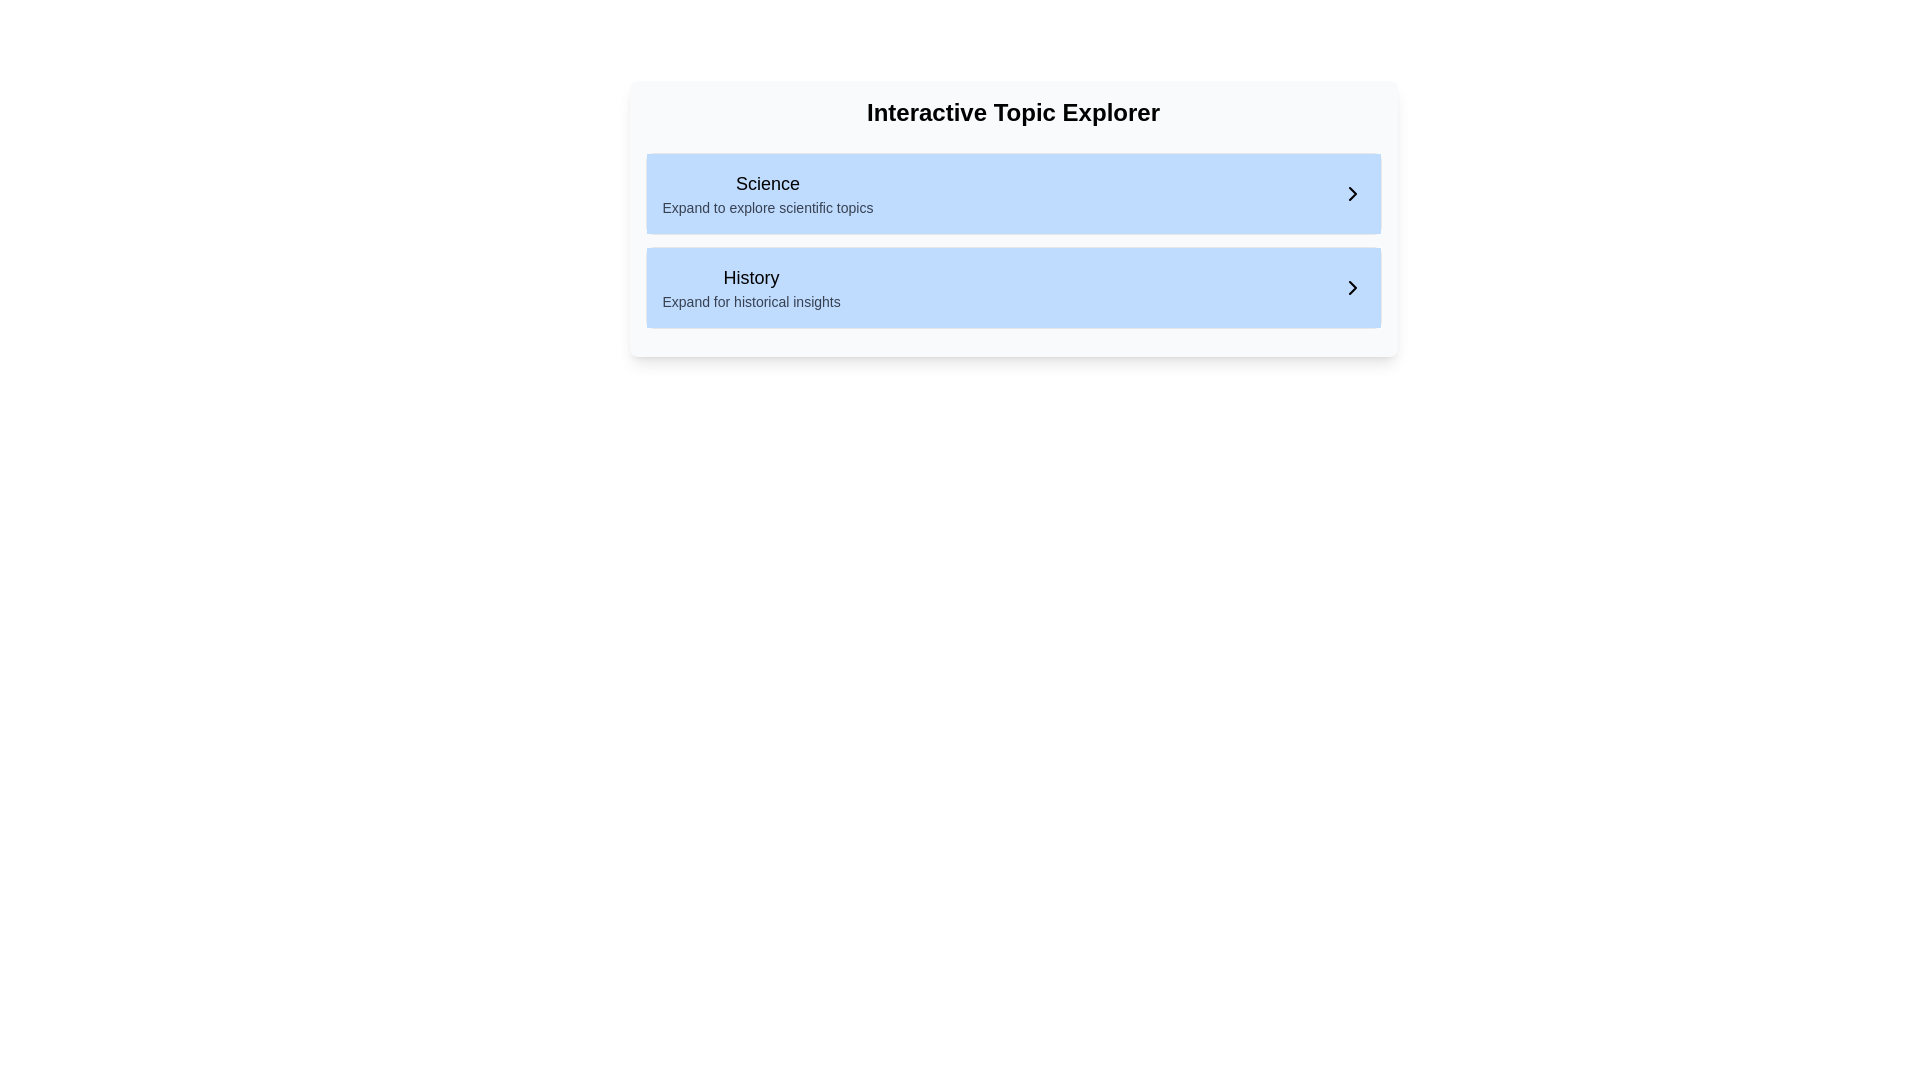 Image resolution: width=1920 pixels, height=1080 pixels. Describe the element at coordinates (767, 193) in the screenshot. I see `the 'Science' text label which is part of the Interactive Topic Explorer section to interact with it` at that location.